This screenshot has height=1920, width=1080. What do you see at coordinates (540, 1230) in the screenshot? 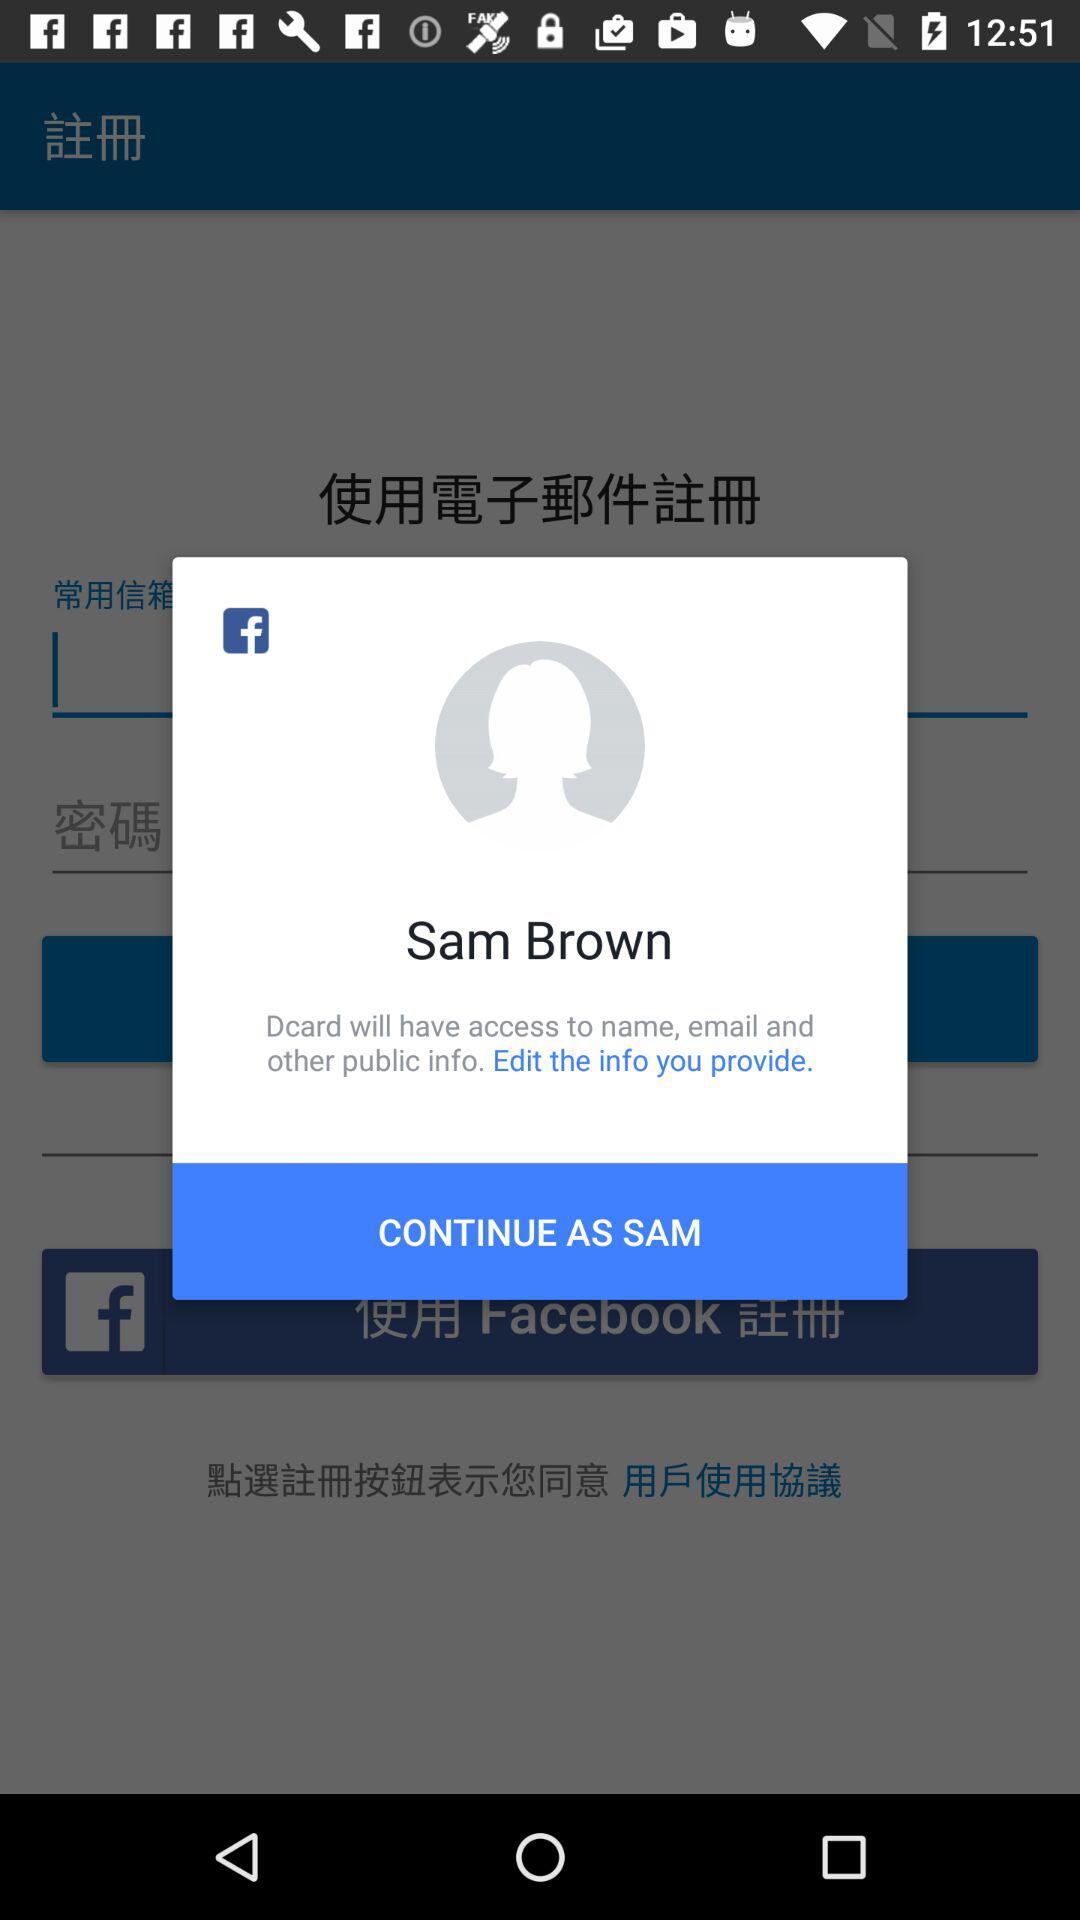
I see `item below the dcard will have item` at bounding box center [540, 1230].